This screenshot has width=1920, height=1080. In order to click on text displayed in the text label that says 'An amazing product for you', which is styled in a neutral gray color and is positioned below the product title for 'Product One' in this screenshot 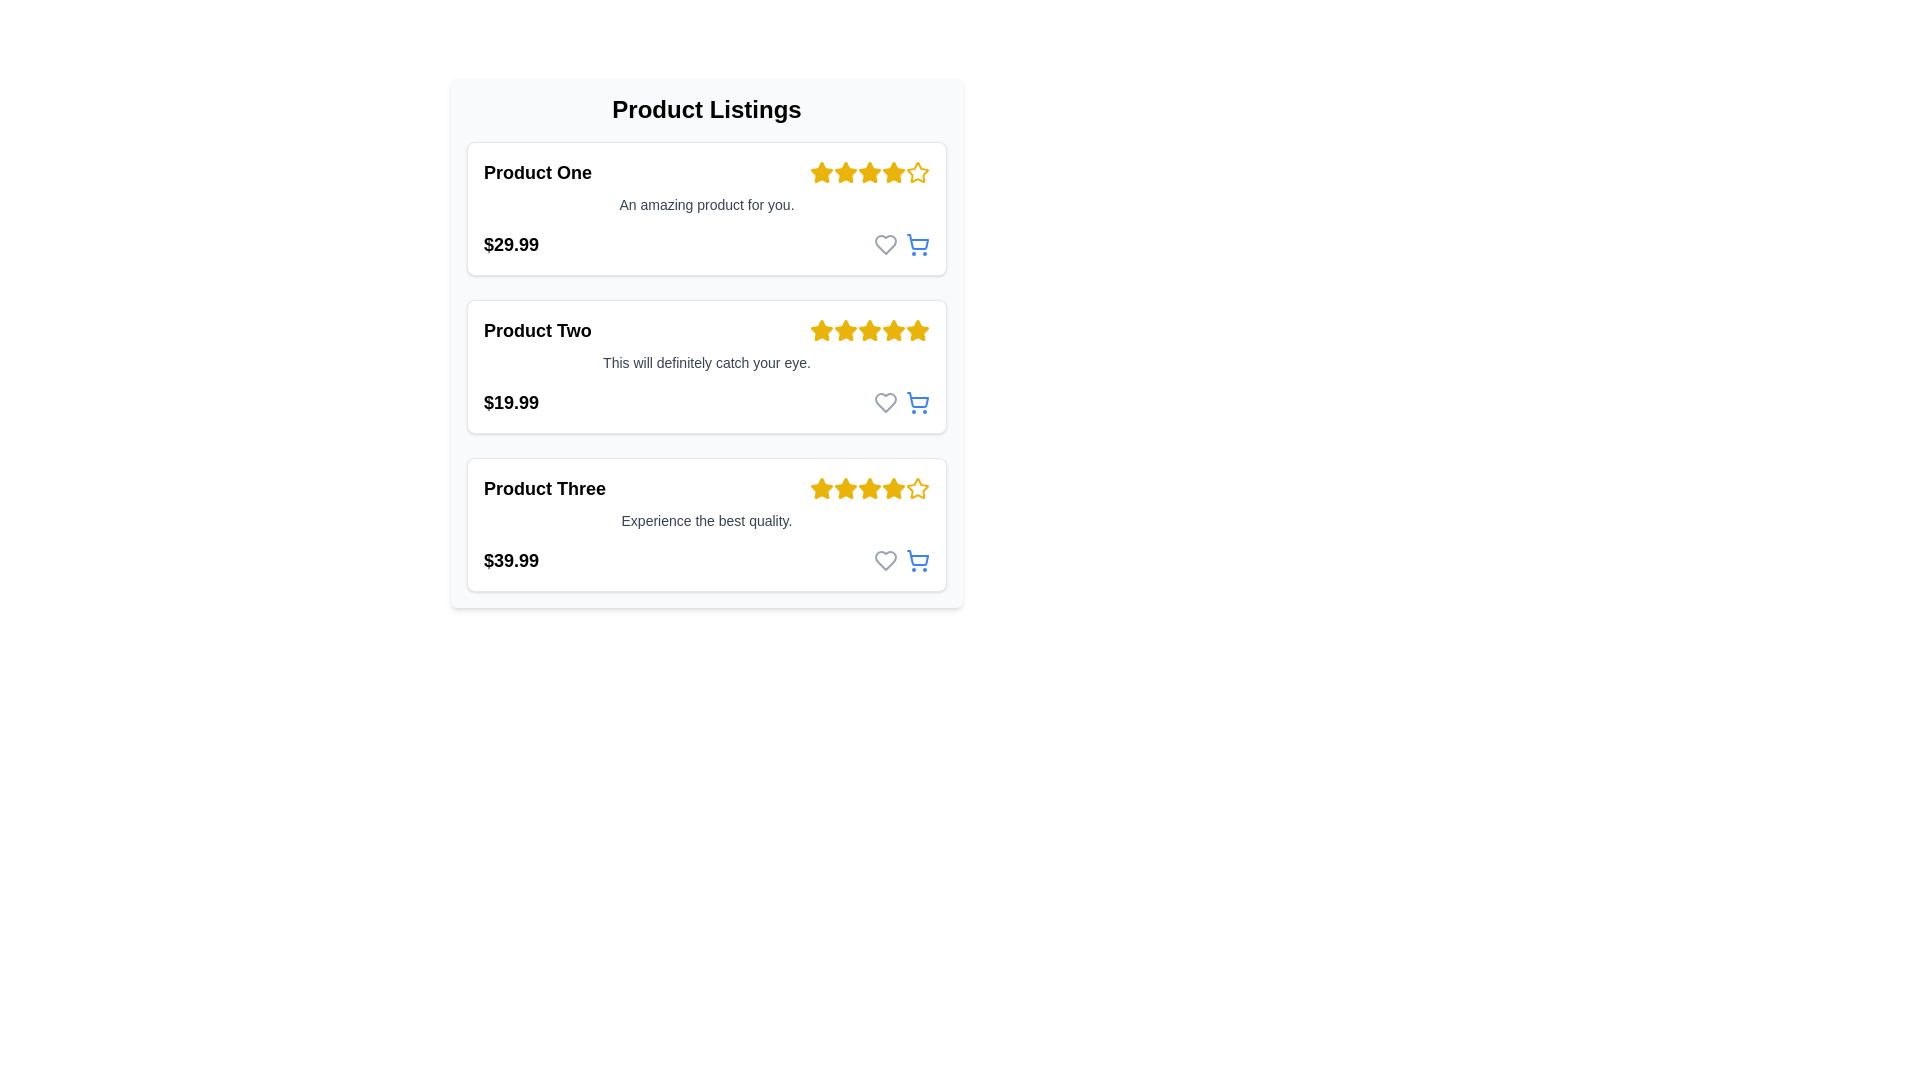, I will do `click(706, 204)`.